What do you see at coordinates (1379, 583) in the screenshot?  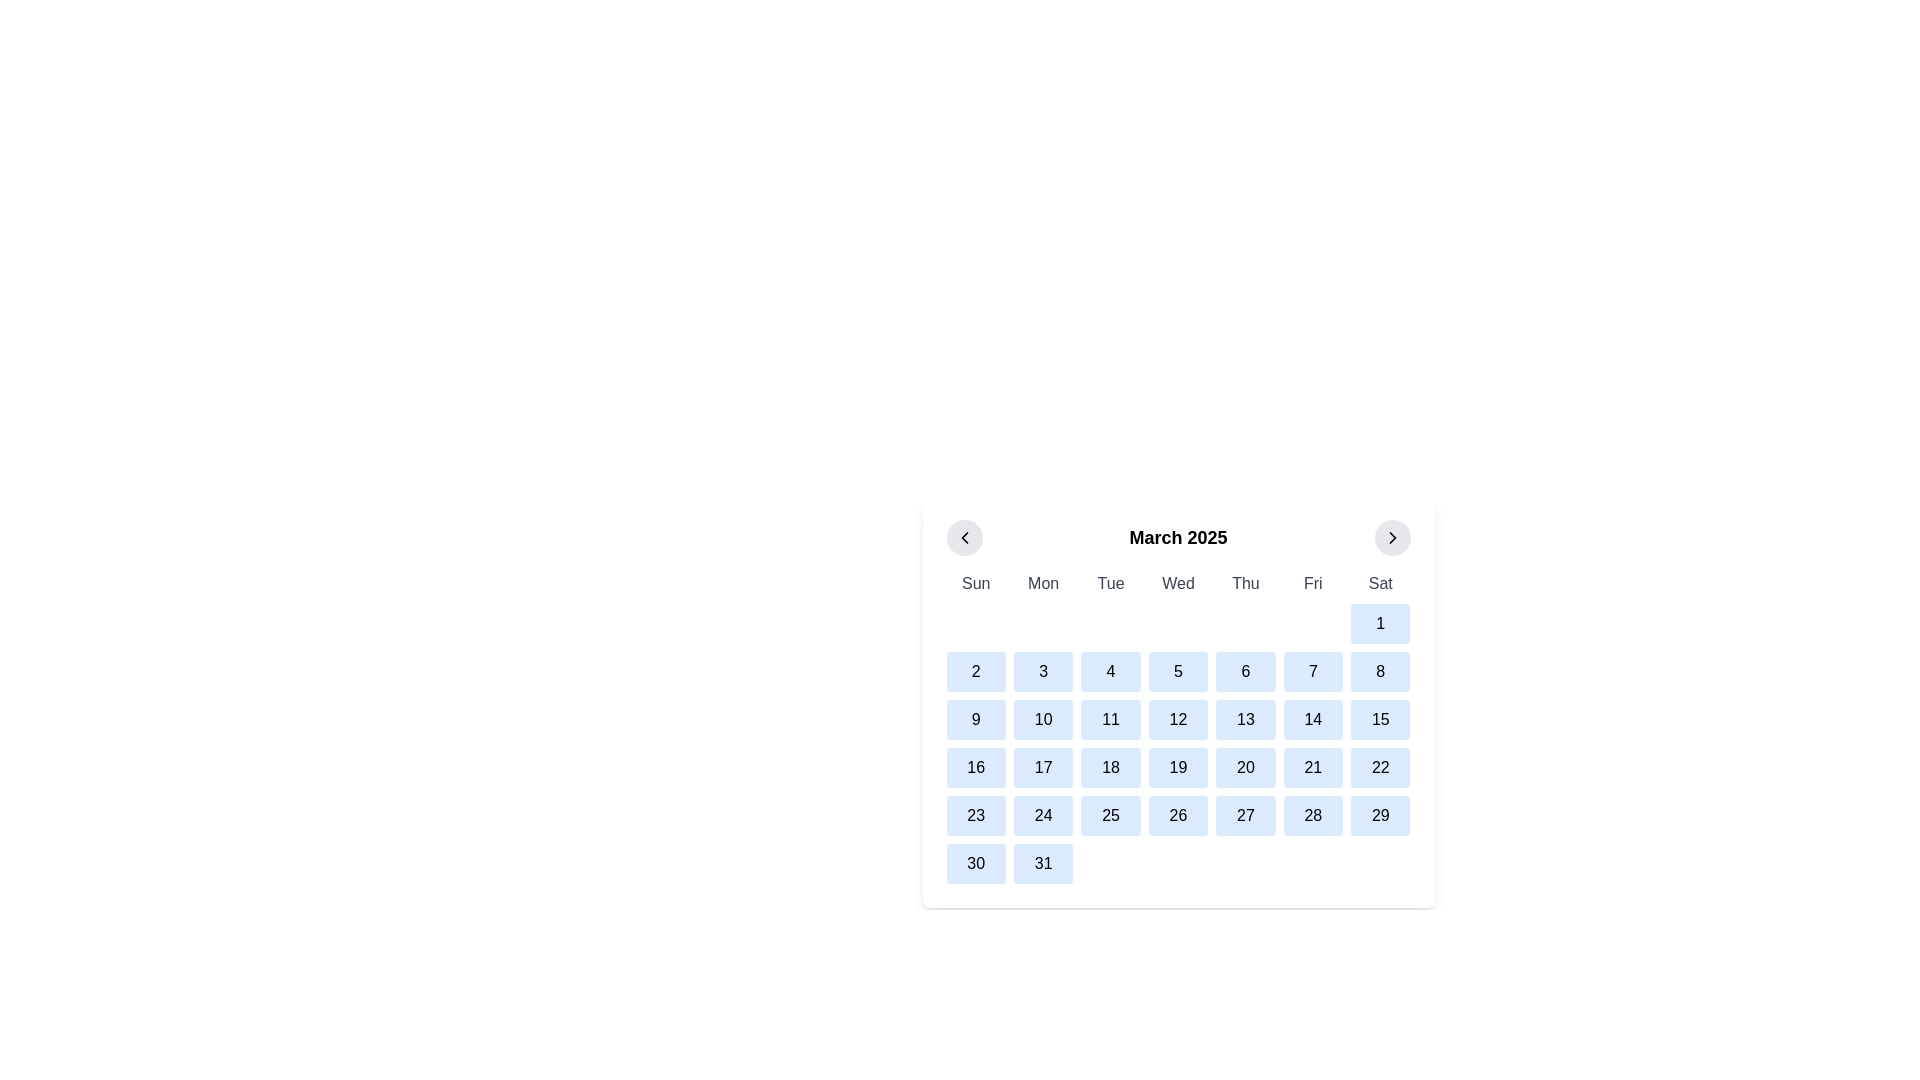 I see `the label for Saturday in the calendar interface, which is the seventh element in a row of days of the week` at bounding box center [1379, 583].